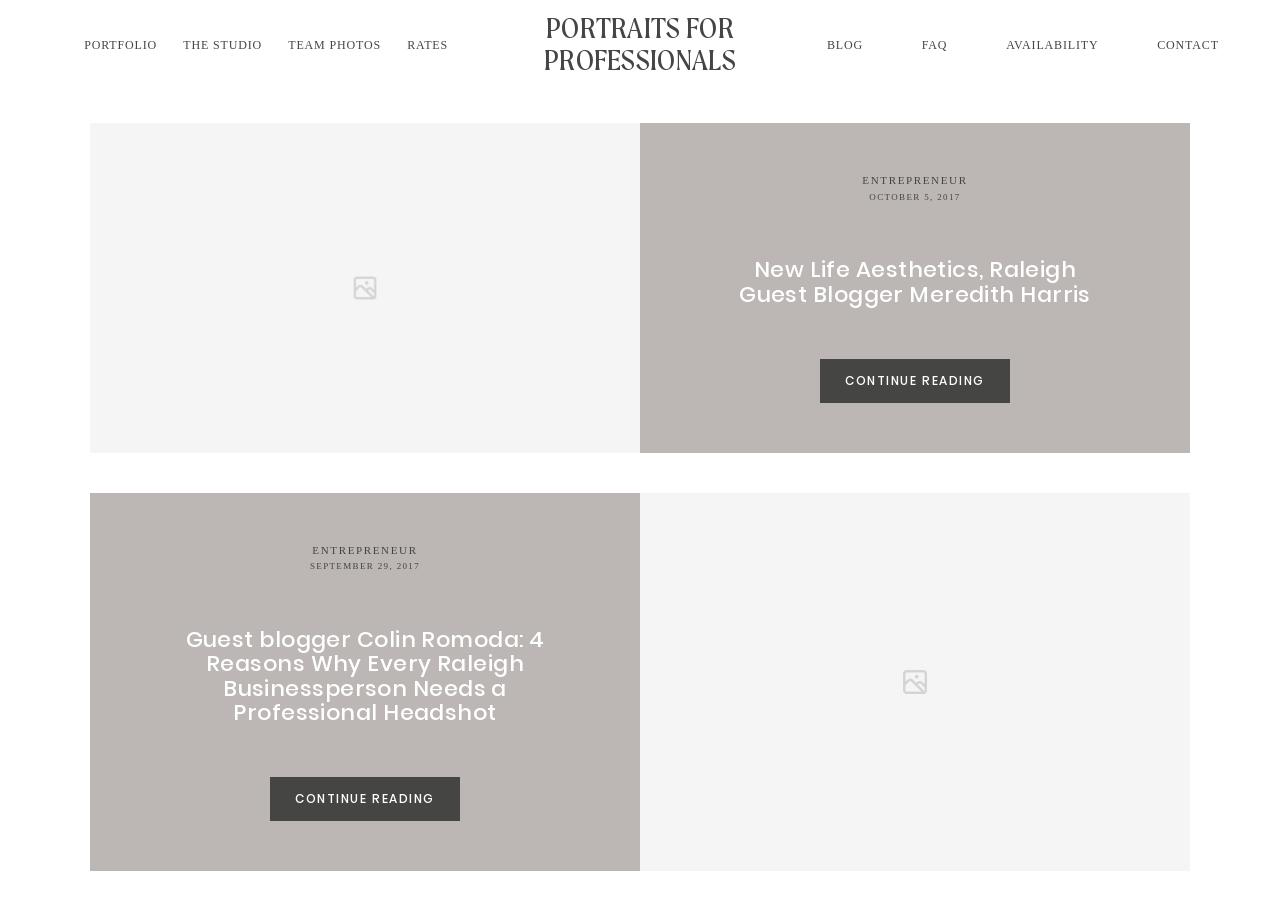 Image resolution: width=1280 pixels, height=904 pixels. I want to click on 'Guest blogger Colin Romoda: 4 Reasons Why Every Raleigh Businessperson Needs a Professional Headshot', so click(184, 675).